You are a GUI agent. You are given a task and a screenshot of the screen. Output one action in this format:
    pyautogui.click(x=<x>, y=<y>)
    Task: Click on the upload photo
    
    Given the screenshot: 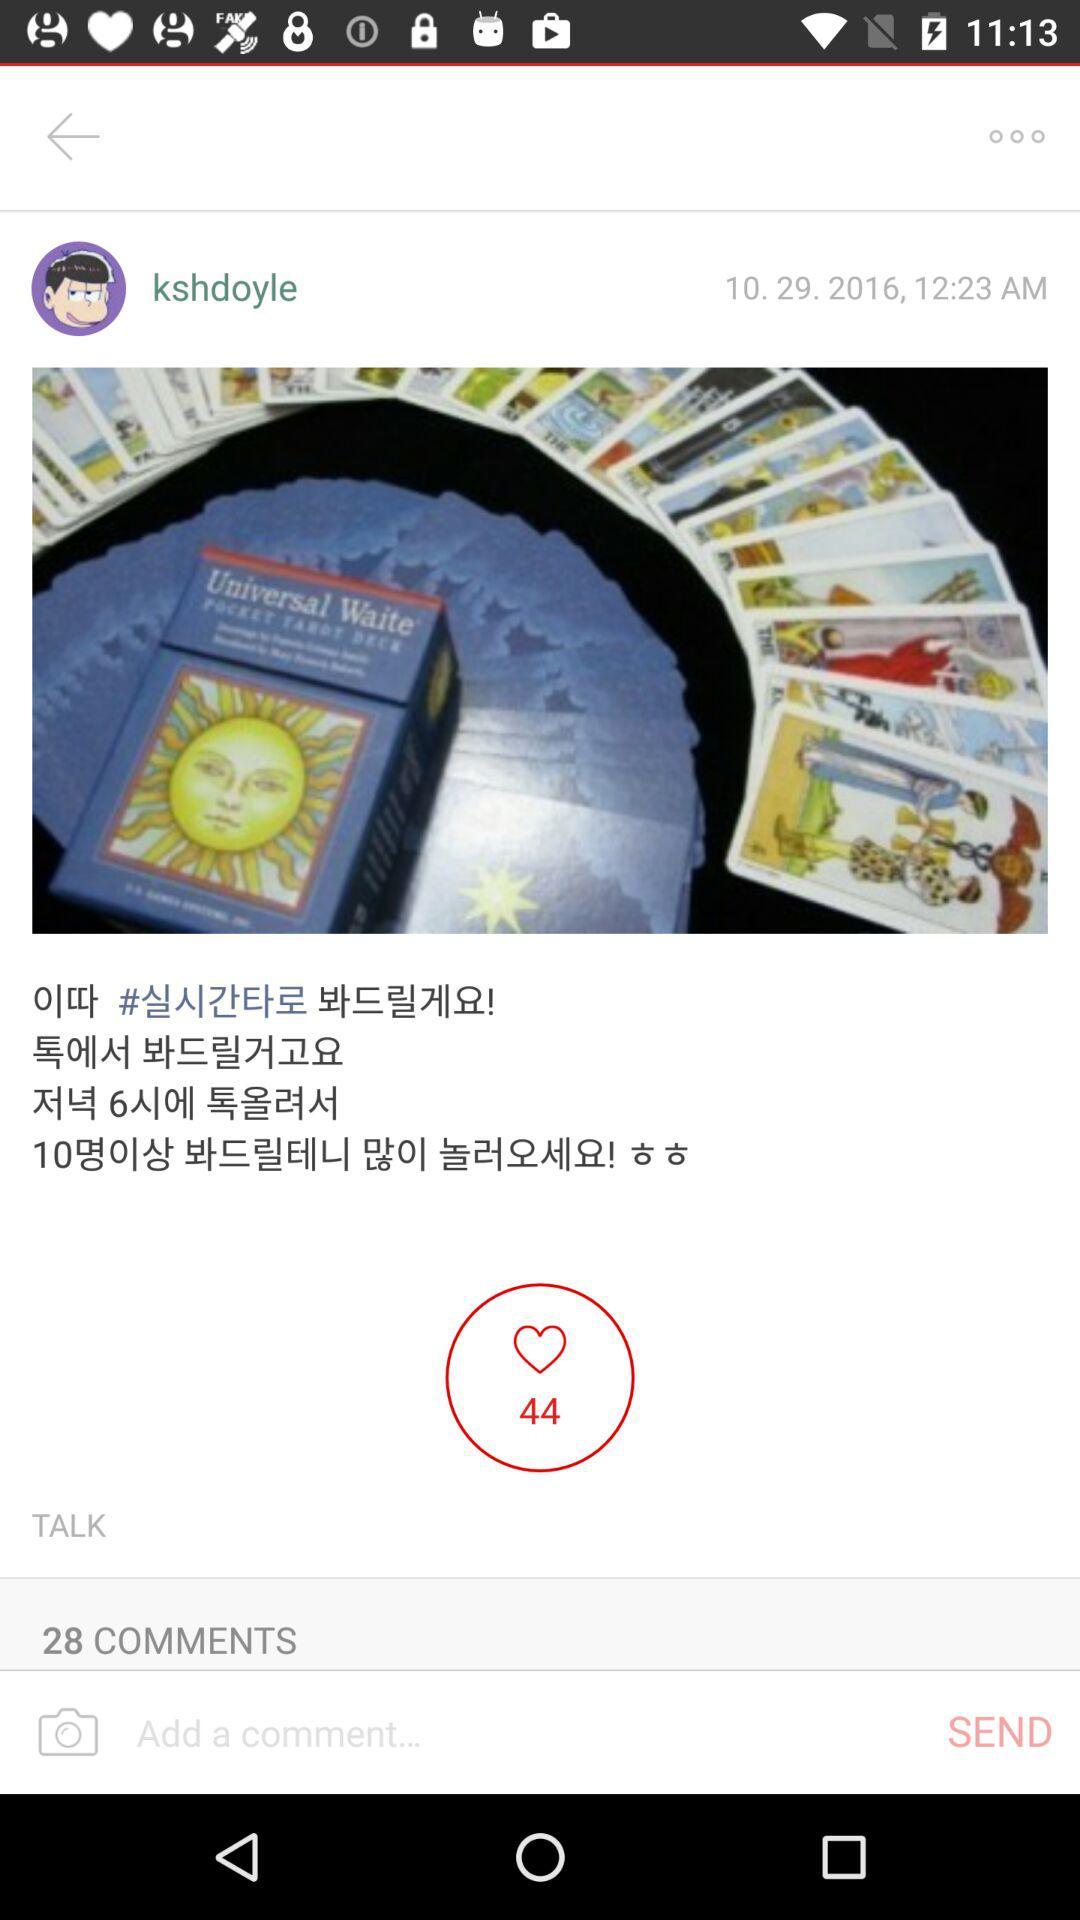 What is the action you would take?
    pyautogui.click(x=67, y=1732)
    